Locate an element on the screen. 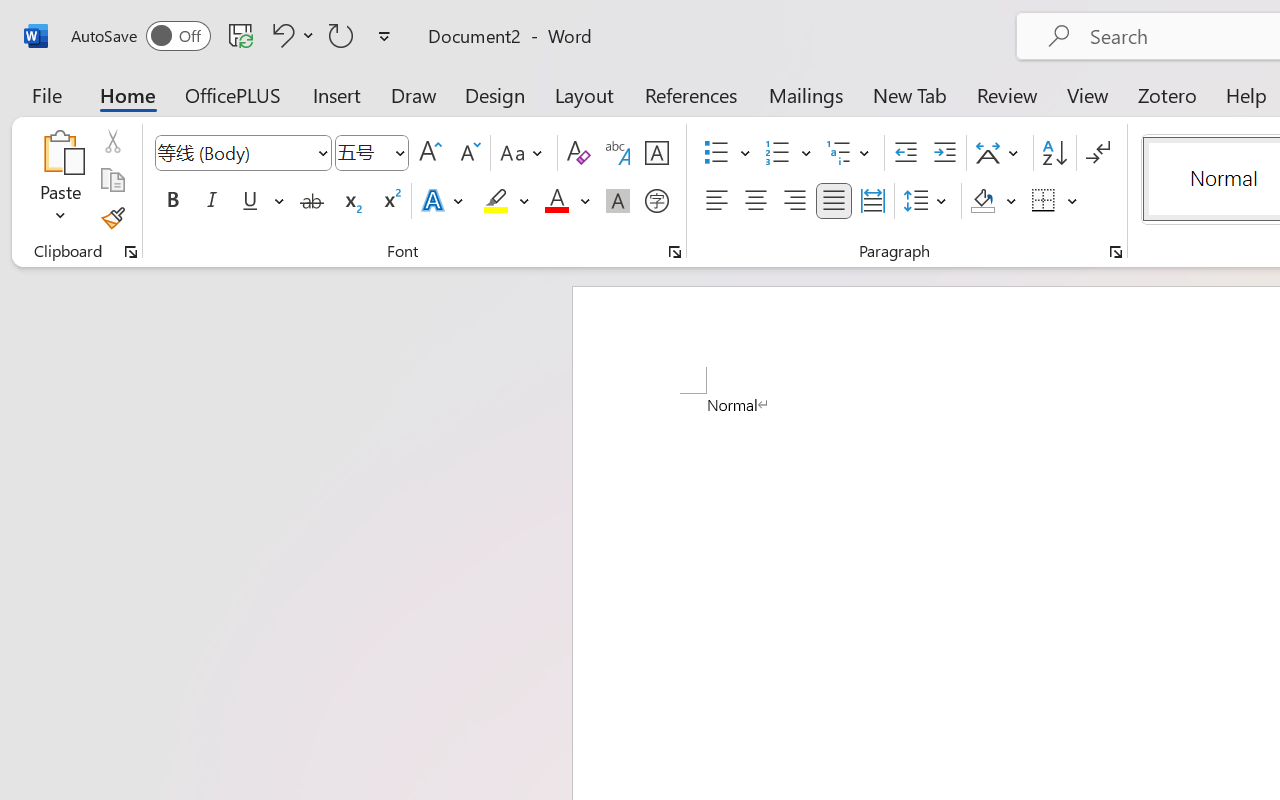 The image size is (1280, 800). 'Insert' is located at coordinates (337, 94).